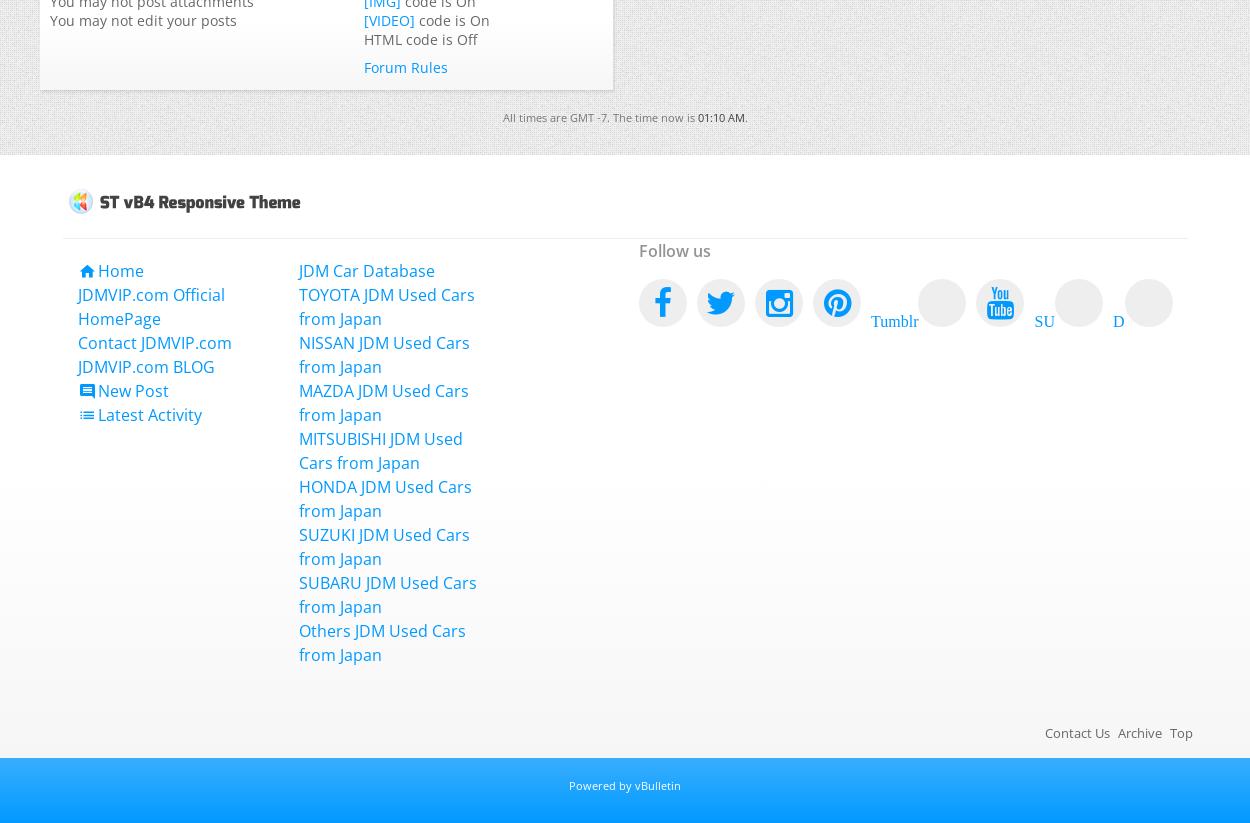 This screenshot has height=823, width=1250. Describe the element at coordinates (479, 19) in the screenshot. I see `'On'` at that location.